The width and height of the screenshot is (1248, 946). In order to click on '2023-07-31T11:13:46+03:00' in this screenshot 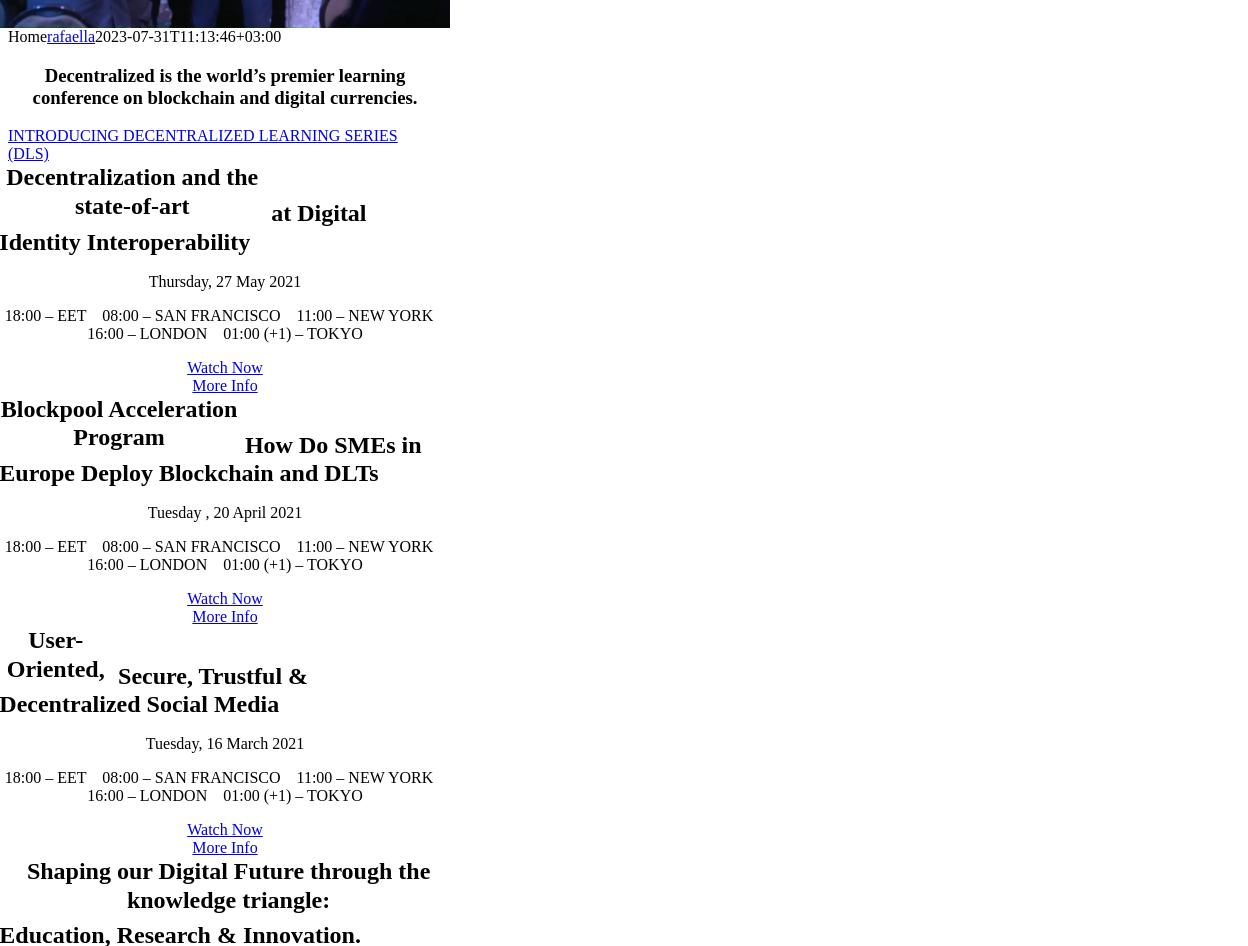, I will do `click(186, 35)`.